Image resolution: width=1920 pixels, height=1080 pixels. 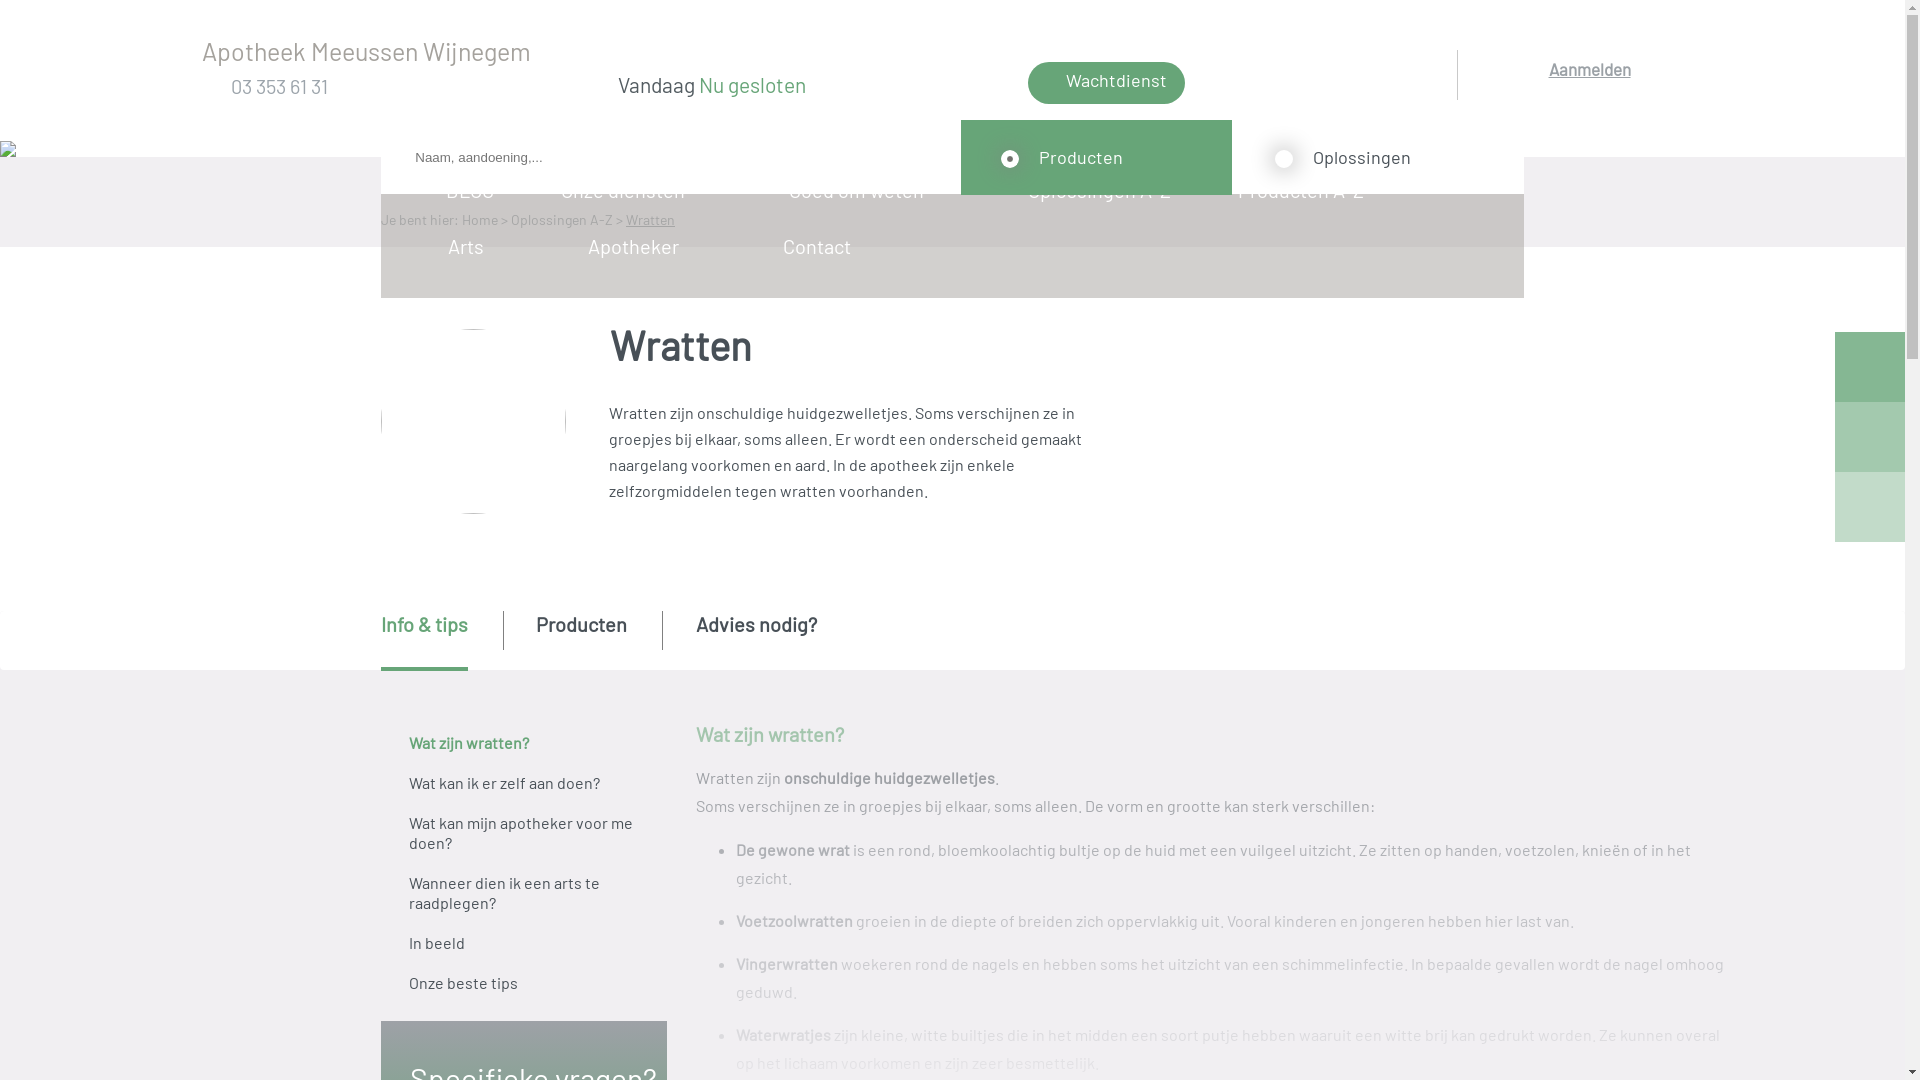 What do you see at coordinates (650, 219) in the screenshot?
I see `'Wratten'` at bounding box center [650, 219].